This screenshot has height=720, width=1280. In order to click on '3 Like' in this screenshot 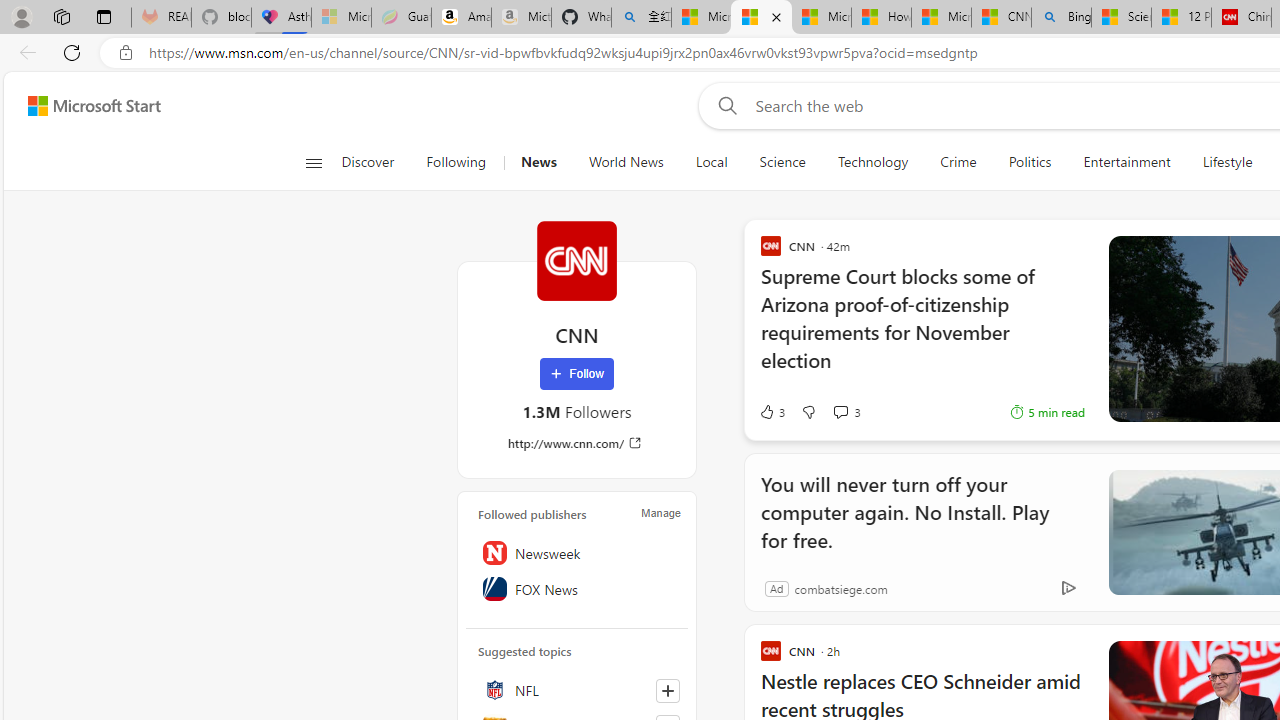, I will do `click(770, 411)`.